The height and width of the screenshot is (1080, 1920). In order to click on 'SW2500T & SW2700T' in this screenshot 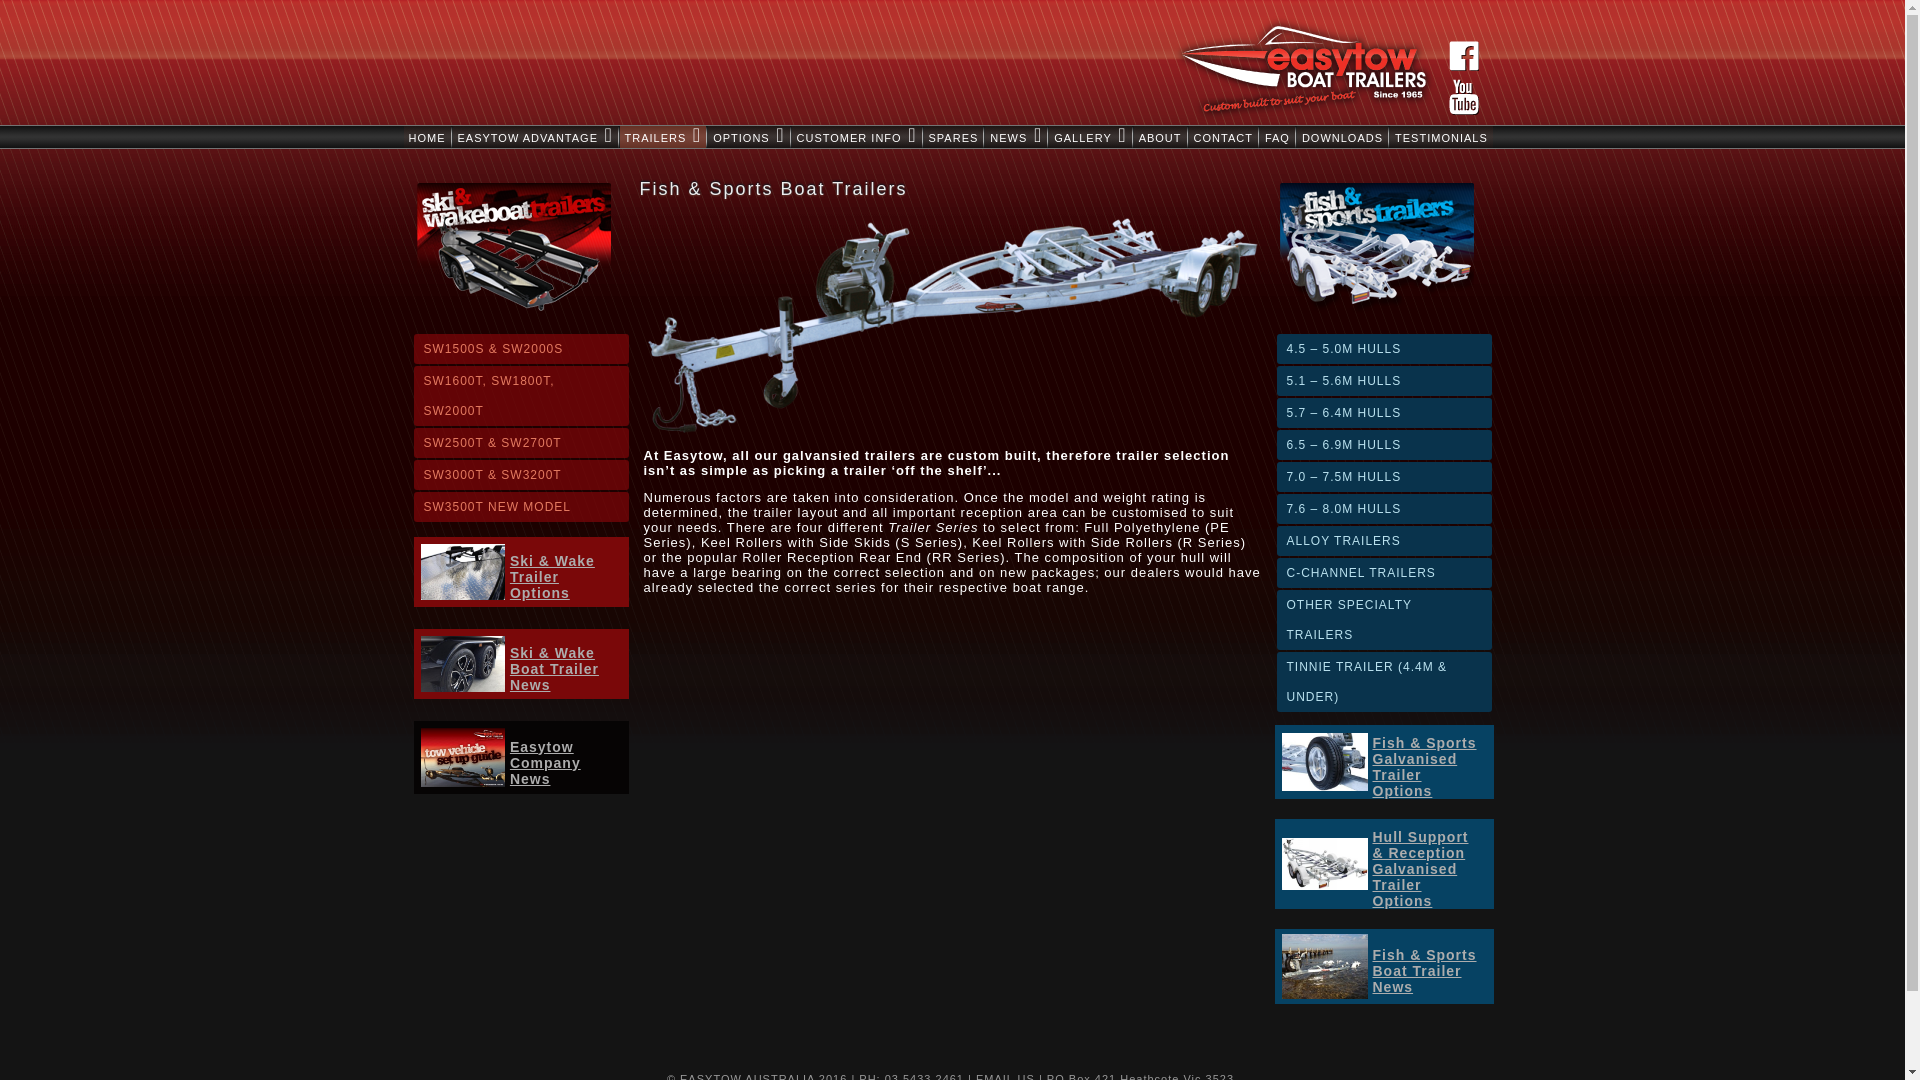, I will do `click(521, 442)`.